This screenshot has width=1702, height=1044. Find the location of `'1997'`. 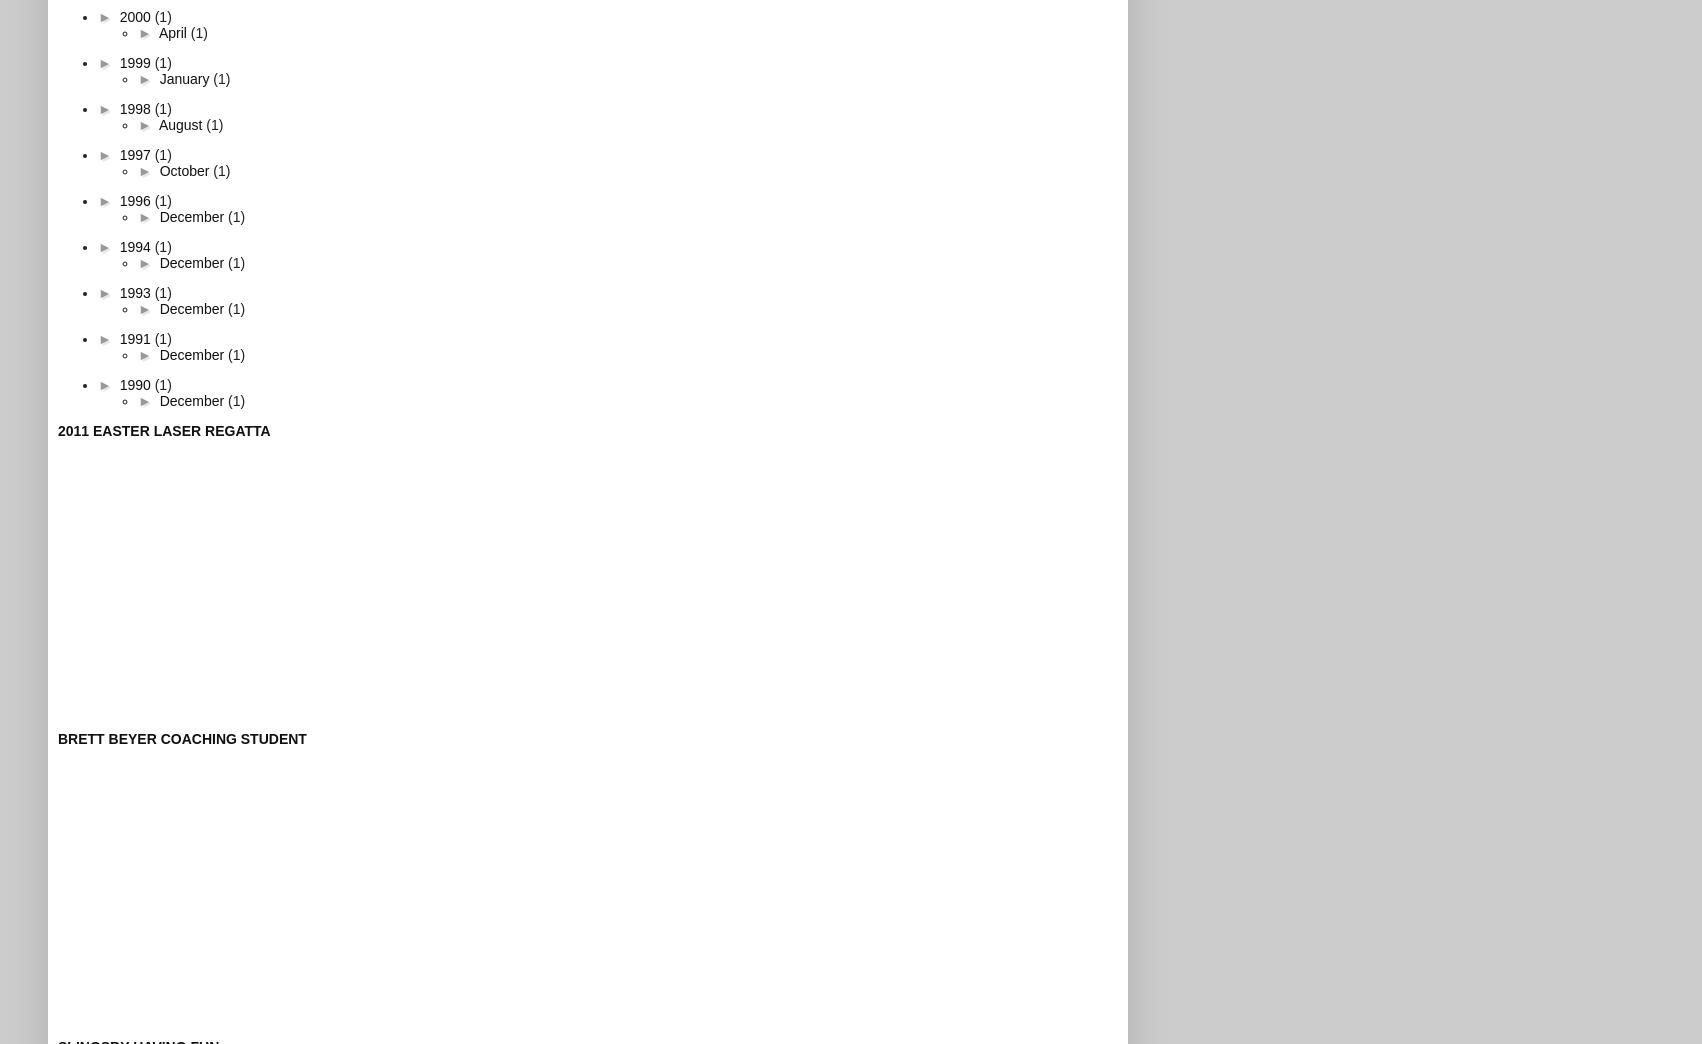

'1997' is located at coordinates (136, 152).